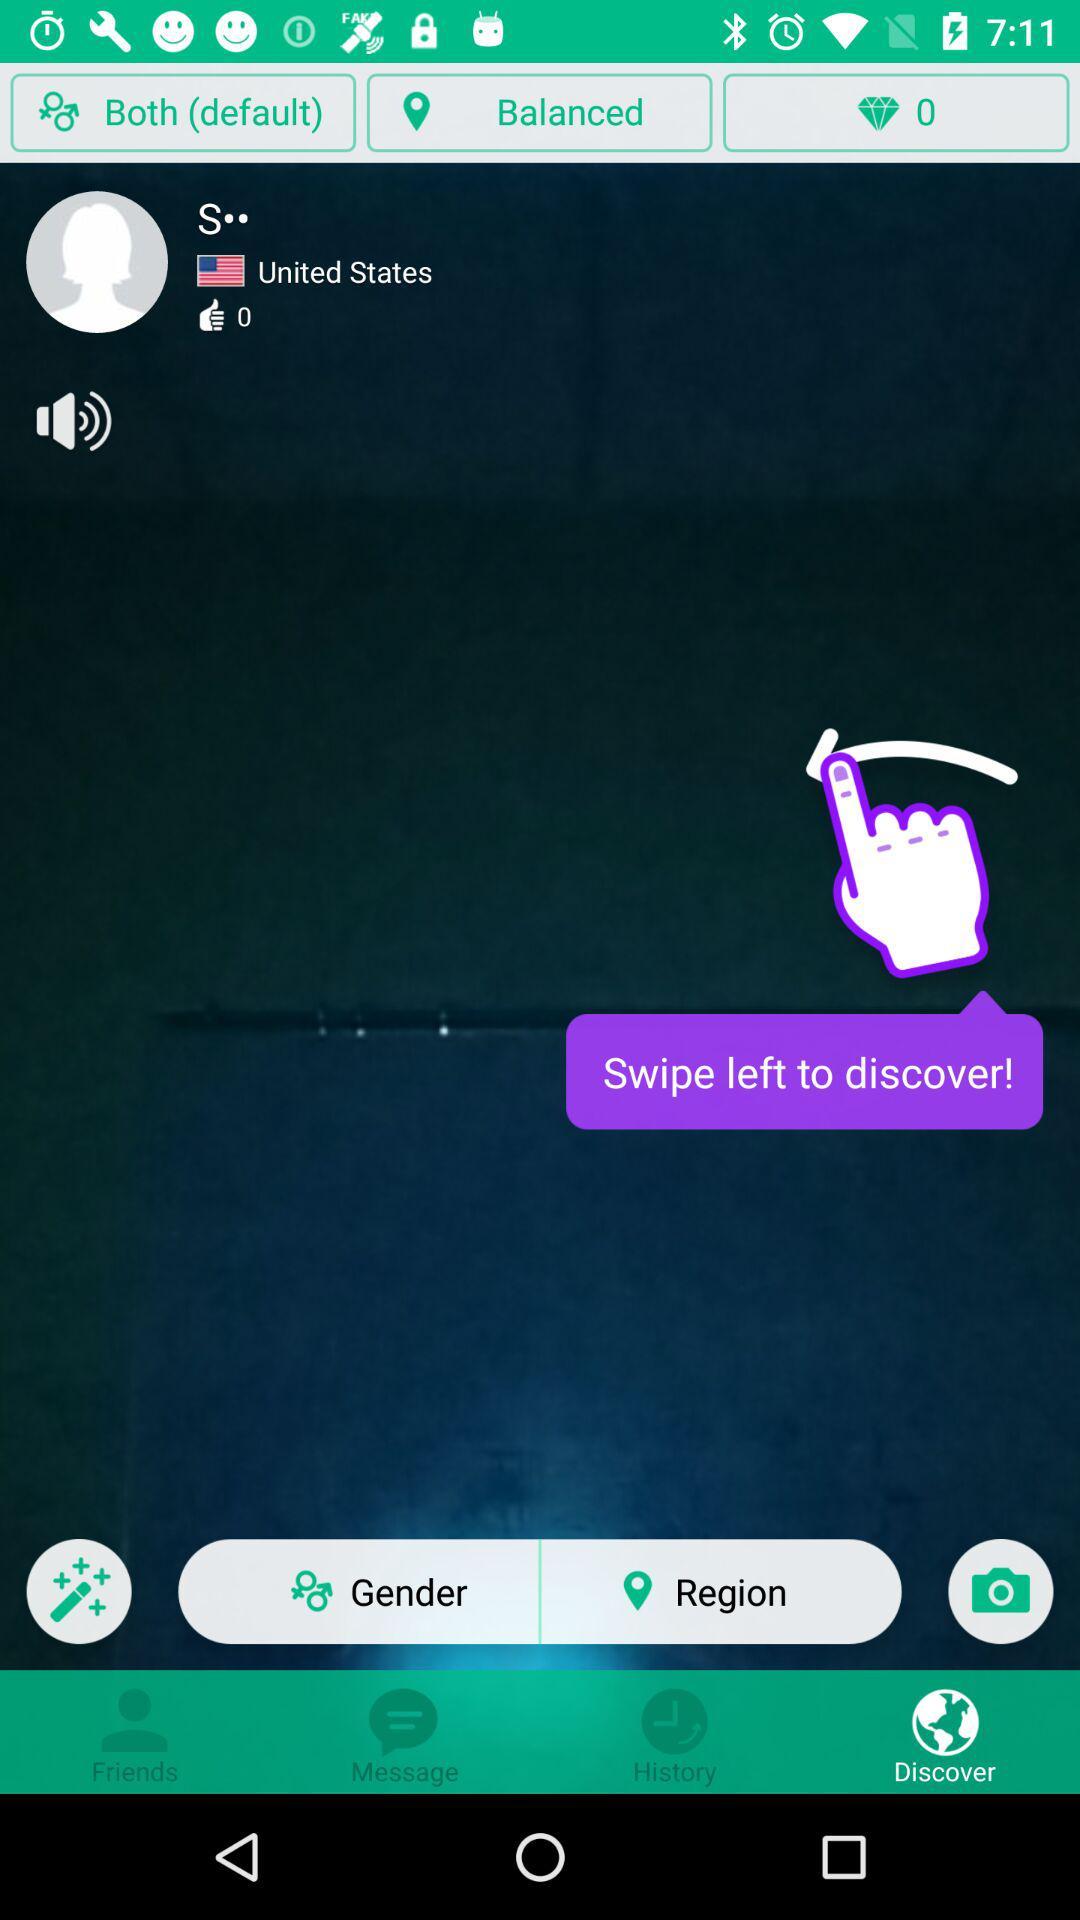  I want to click on the profile under both default of the page, so click(96, 261).